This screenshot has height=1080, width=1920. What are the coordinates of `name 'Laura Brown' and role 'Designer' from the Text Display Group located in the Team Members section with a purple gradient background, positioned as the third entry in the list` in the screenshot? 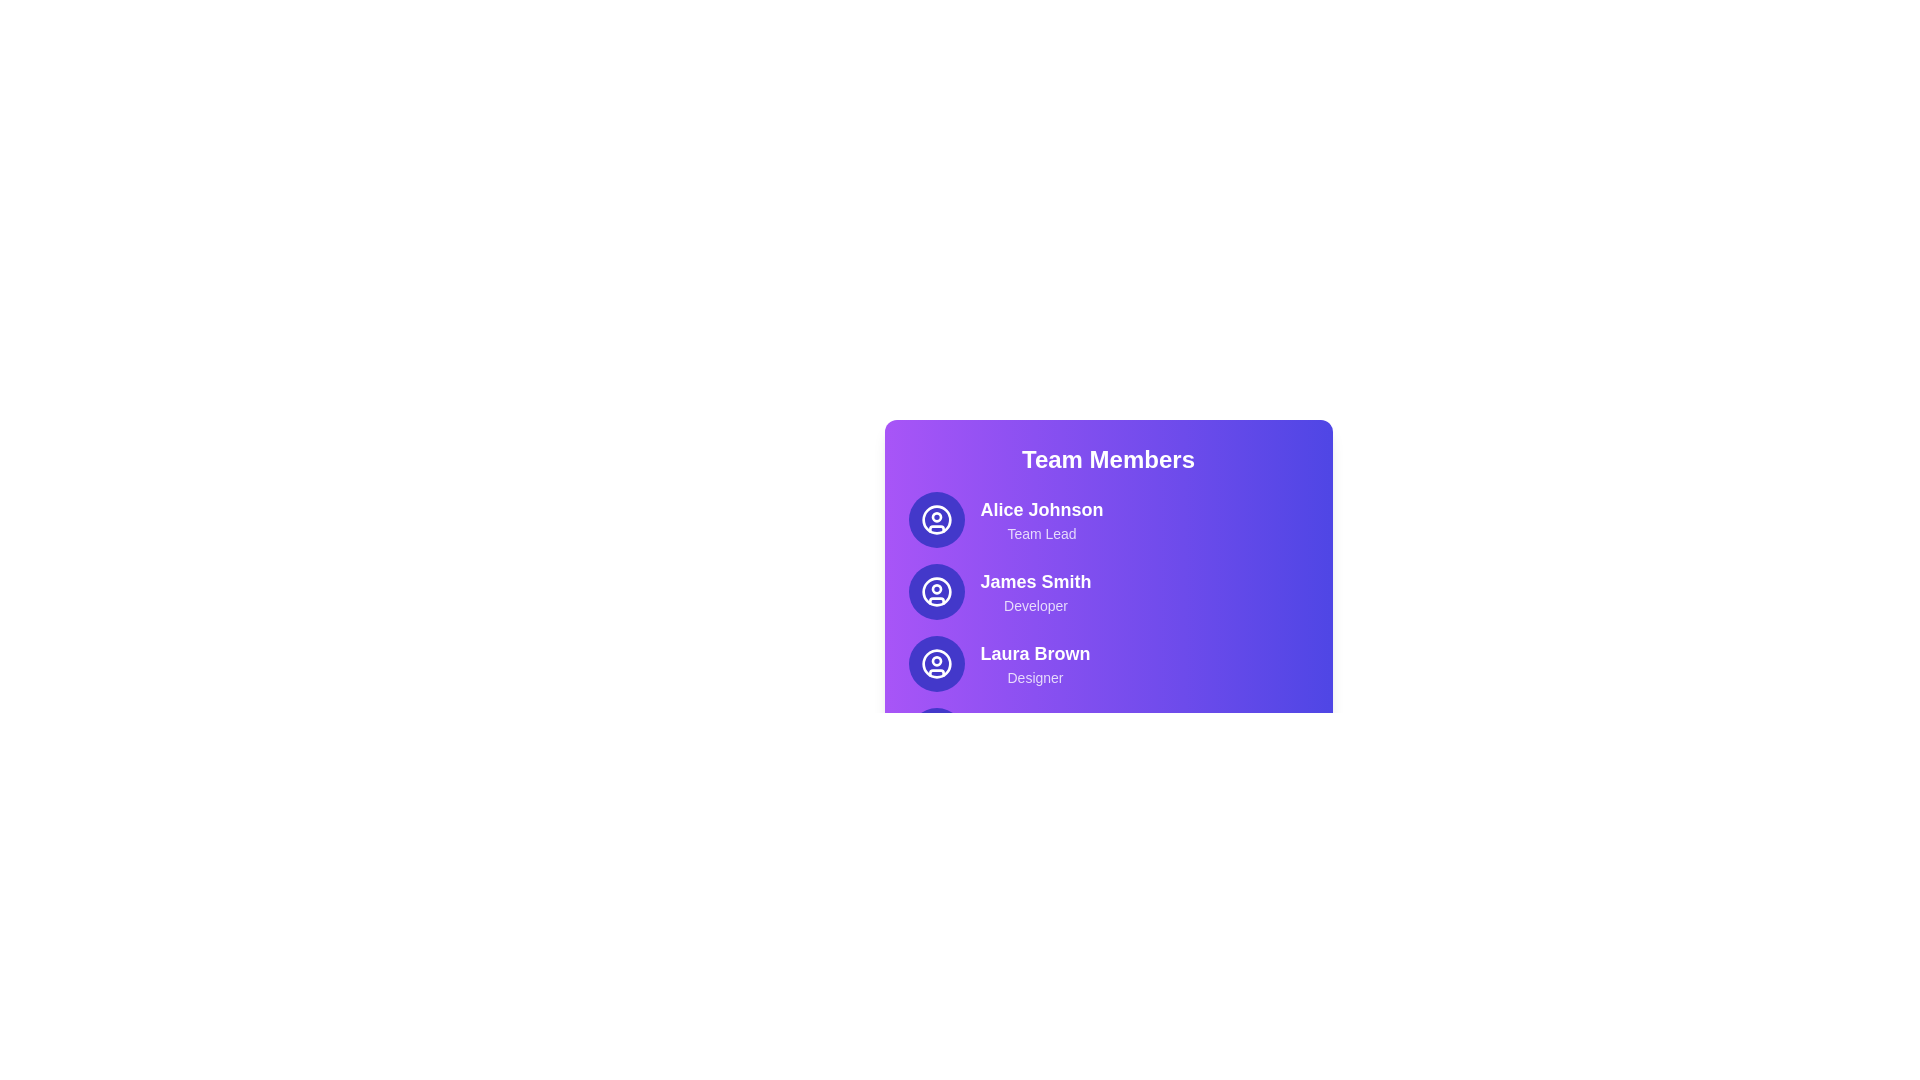 It's located at (1035, 663).